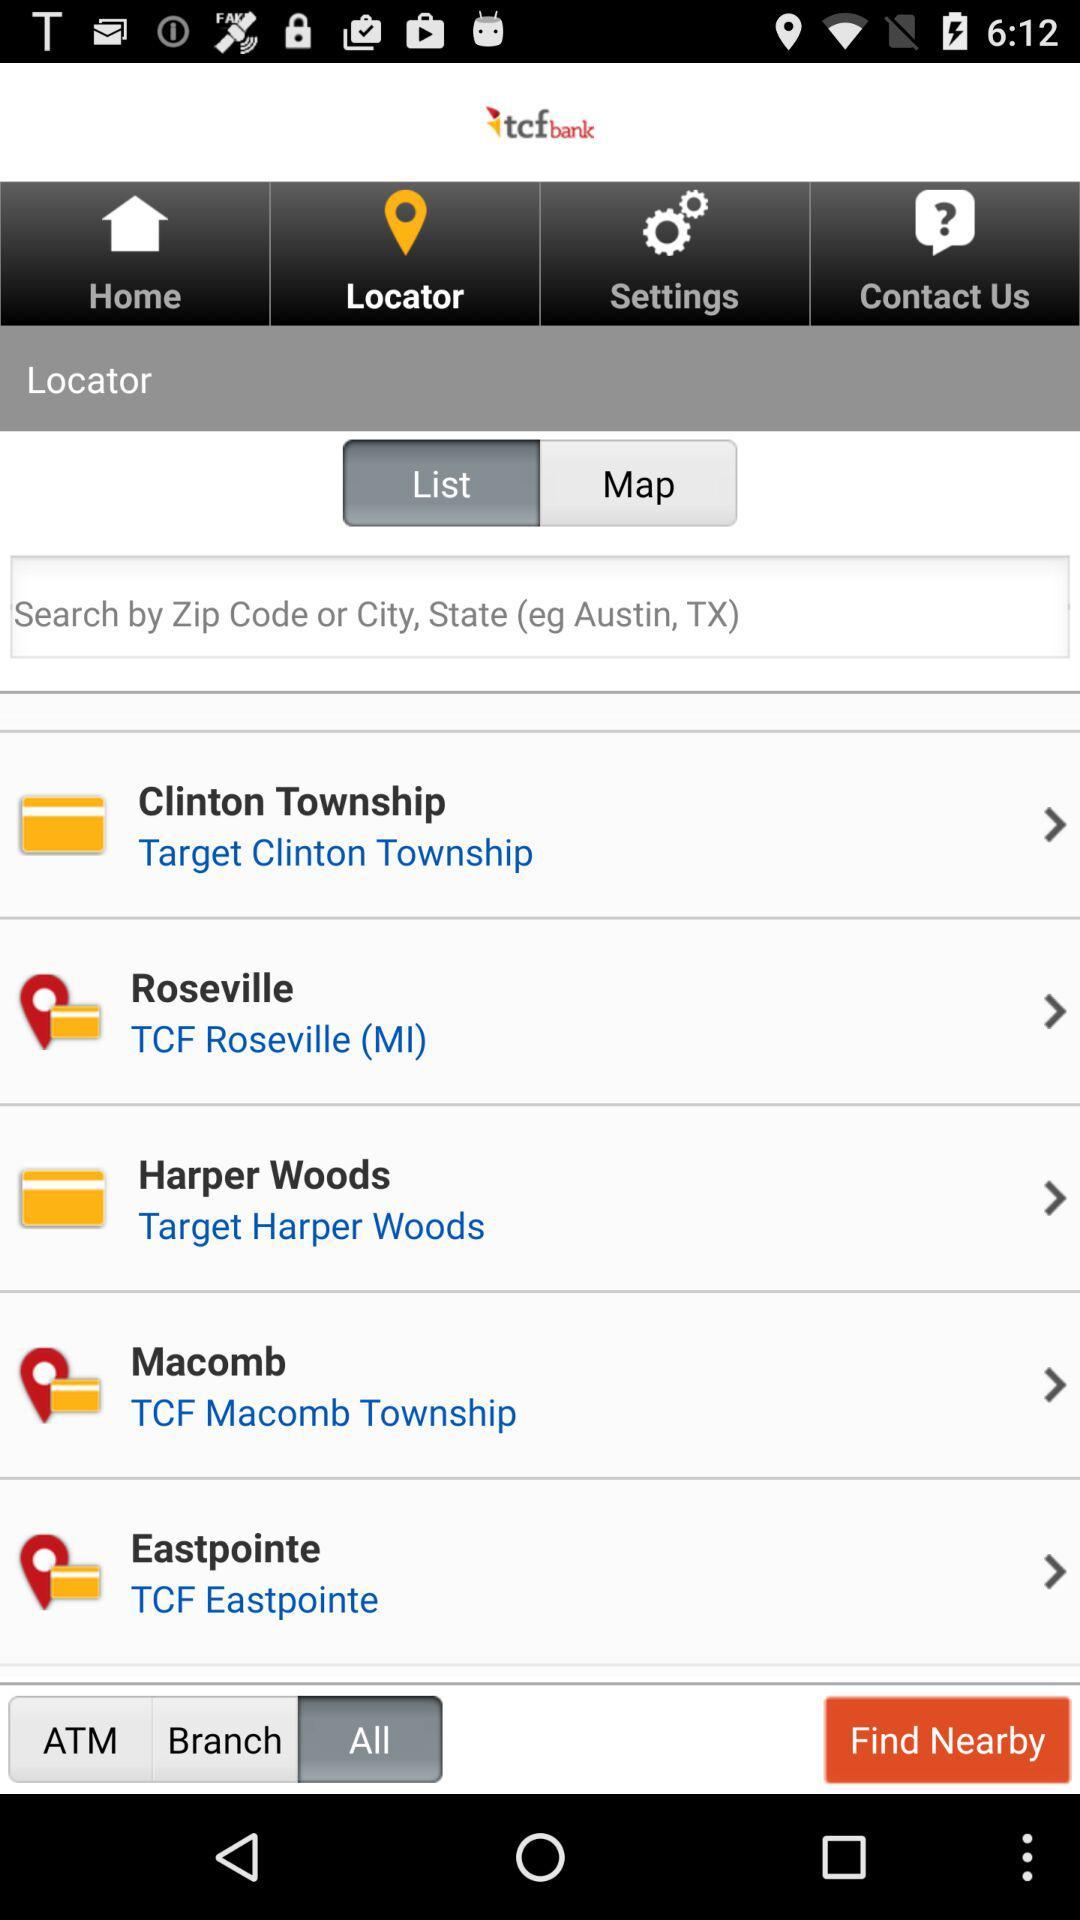 The image size is (1080, 1920). Describe the element at coordinates (370, 1738) in the screenshot. I see `radio button to the right of the branch icon` at that location.